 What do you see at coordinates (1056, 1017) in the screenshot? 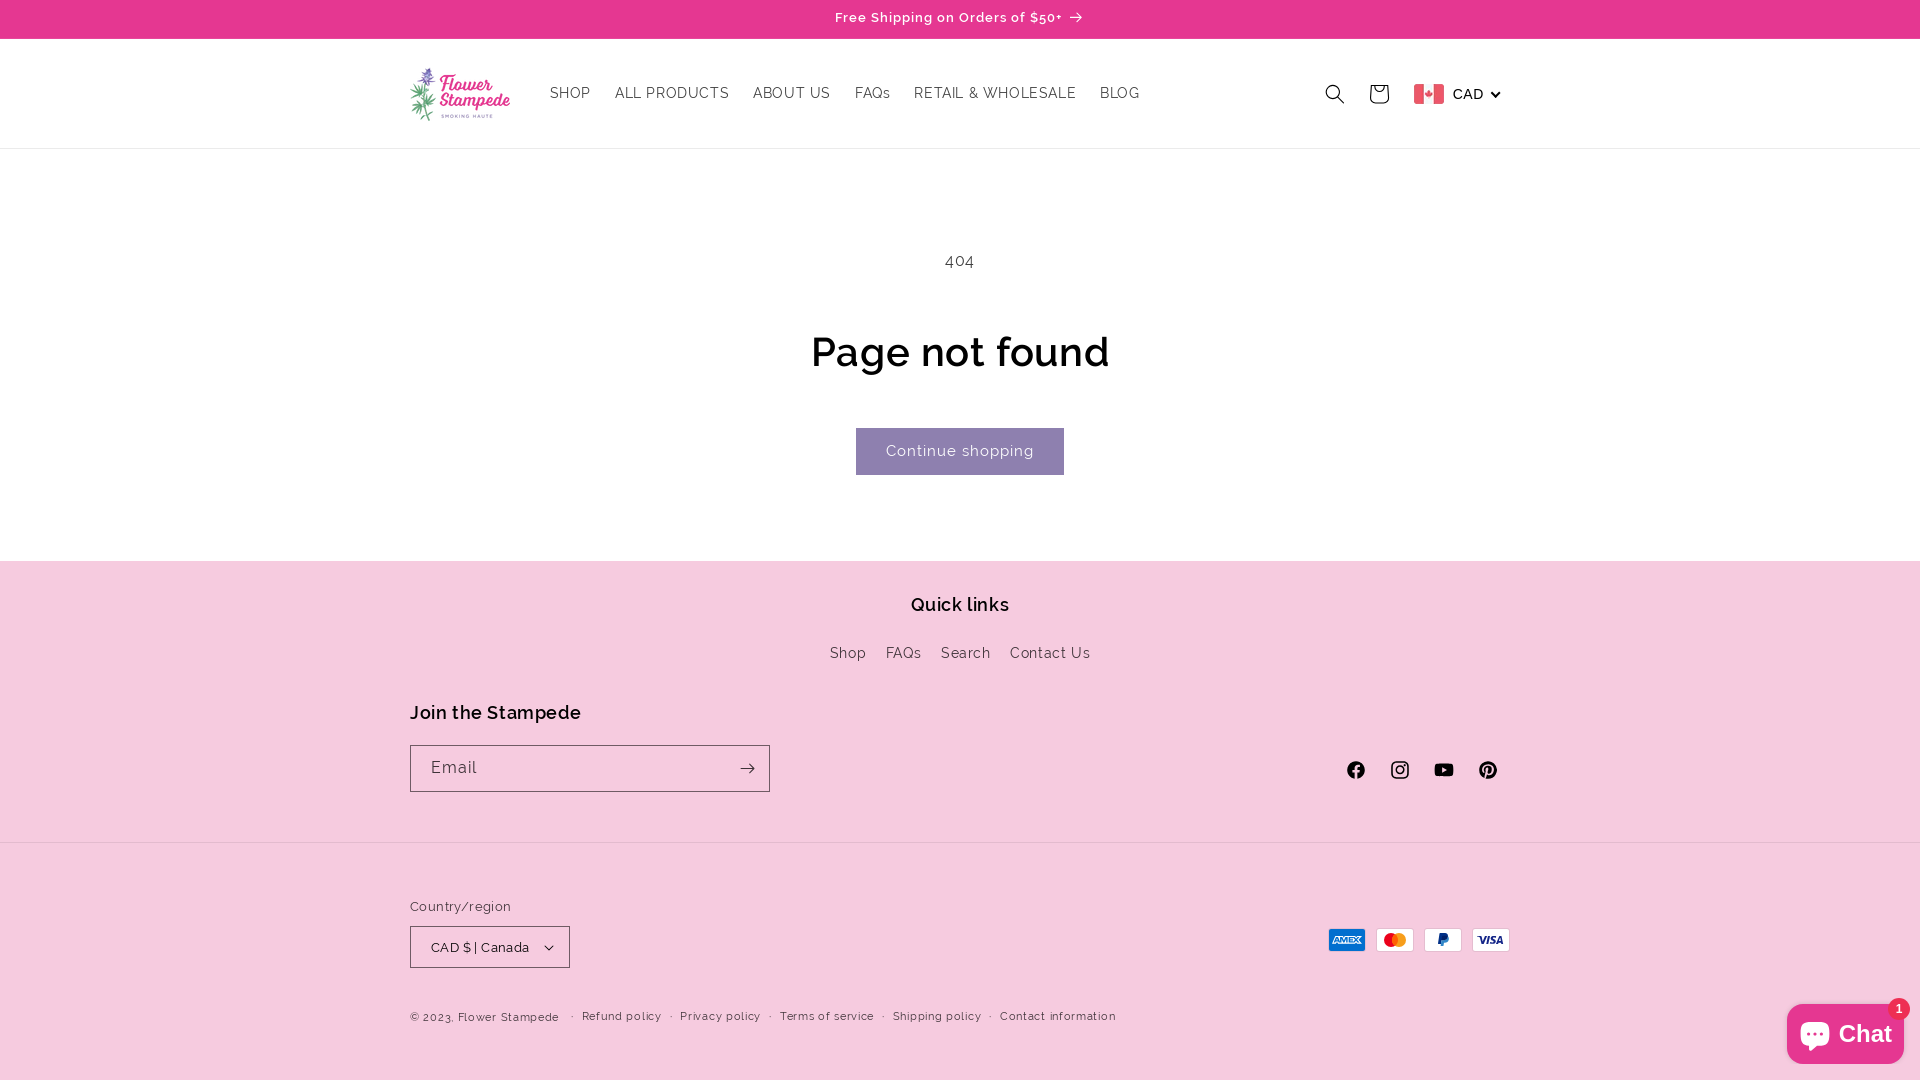
I see `'Contact information'` at bounding box center [1056, 1017].